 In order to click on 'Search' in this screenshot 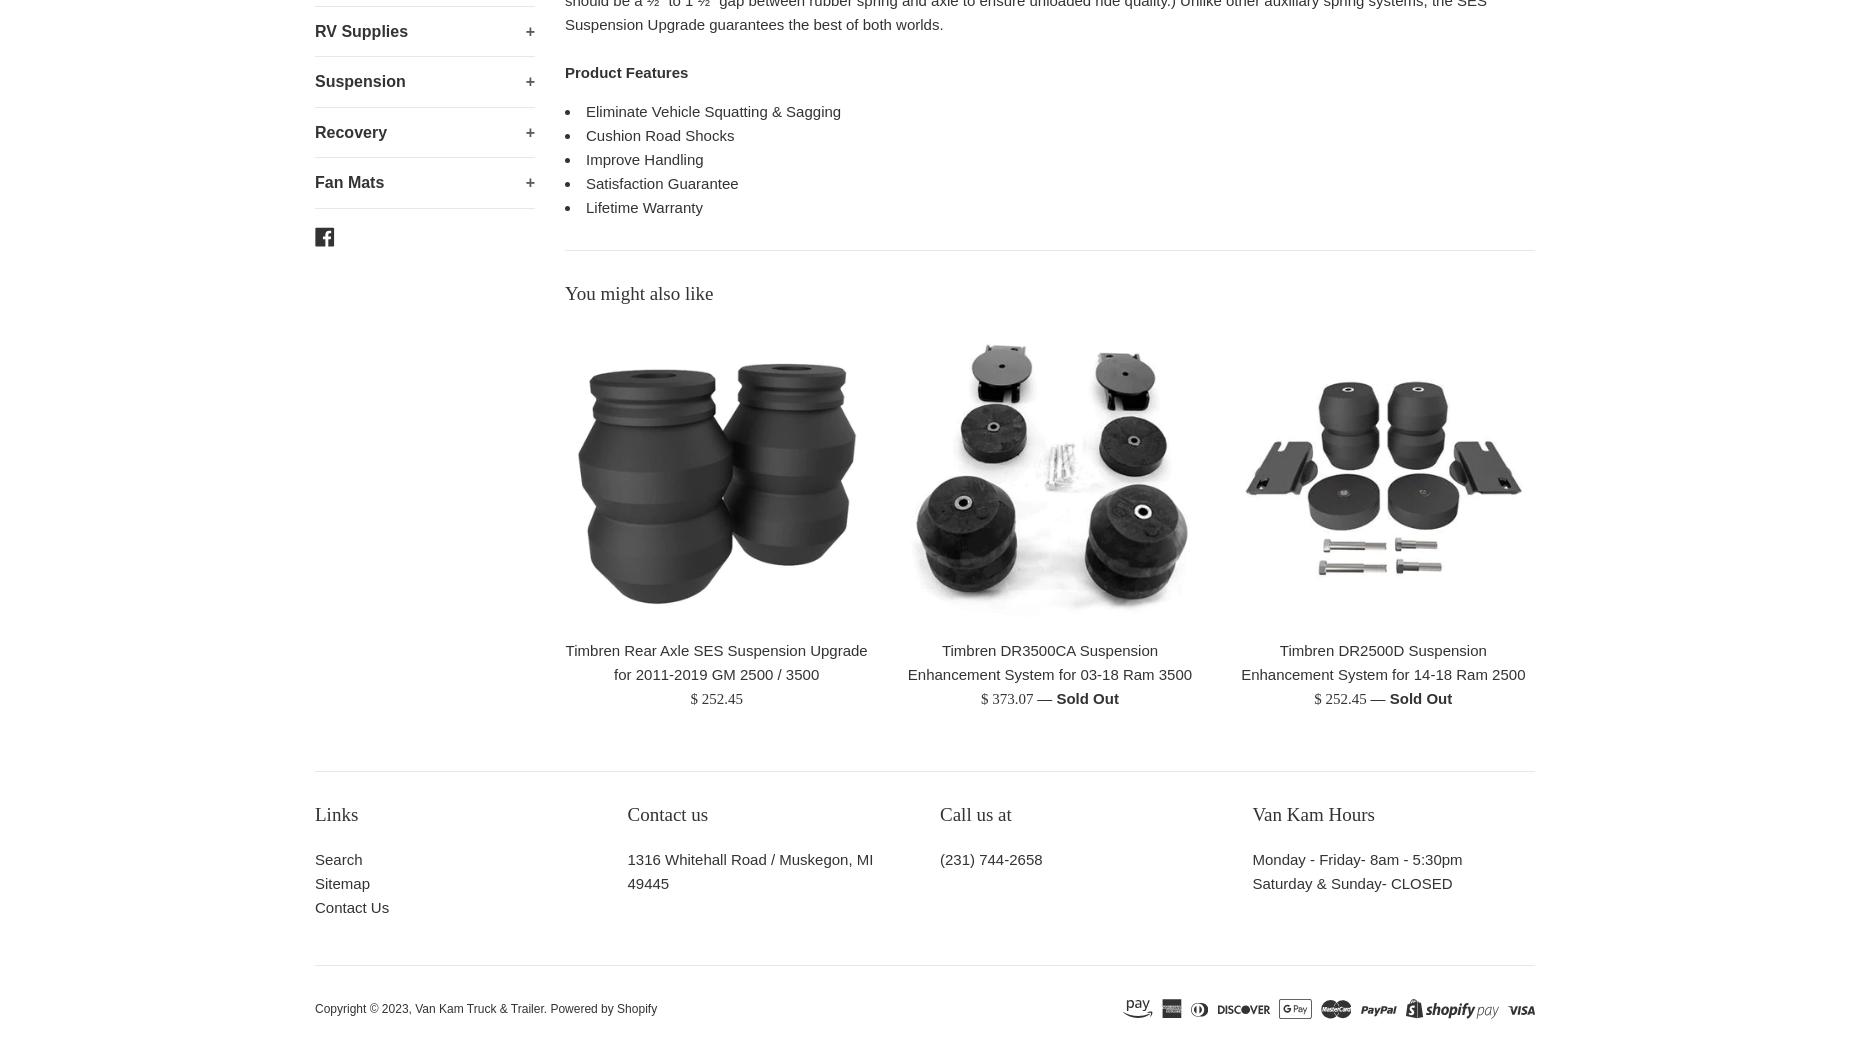, I will do `click(337, 859)`.